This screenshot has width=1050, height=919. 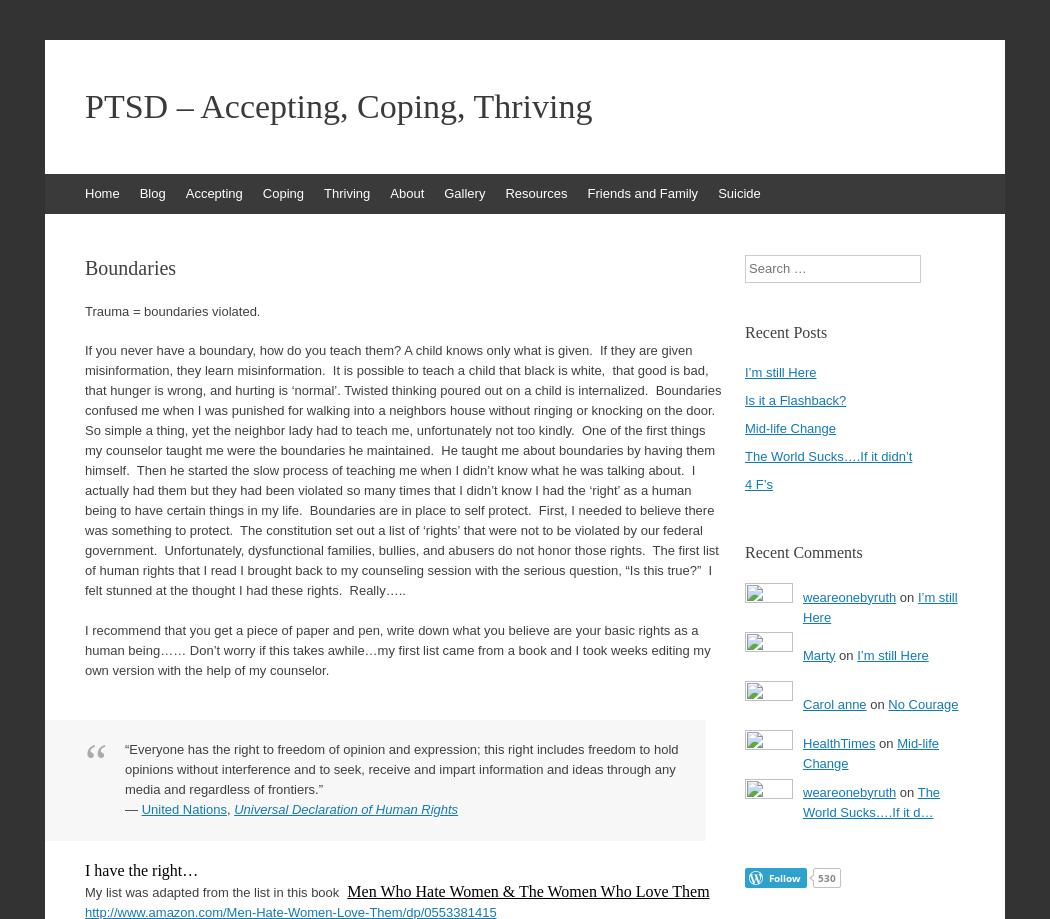 I want to click on 'The World Sucks….If it didn’t', so click(x=828, y=456).